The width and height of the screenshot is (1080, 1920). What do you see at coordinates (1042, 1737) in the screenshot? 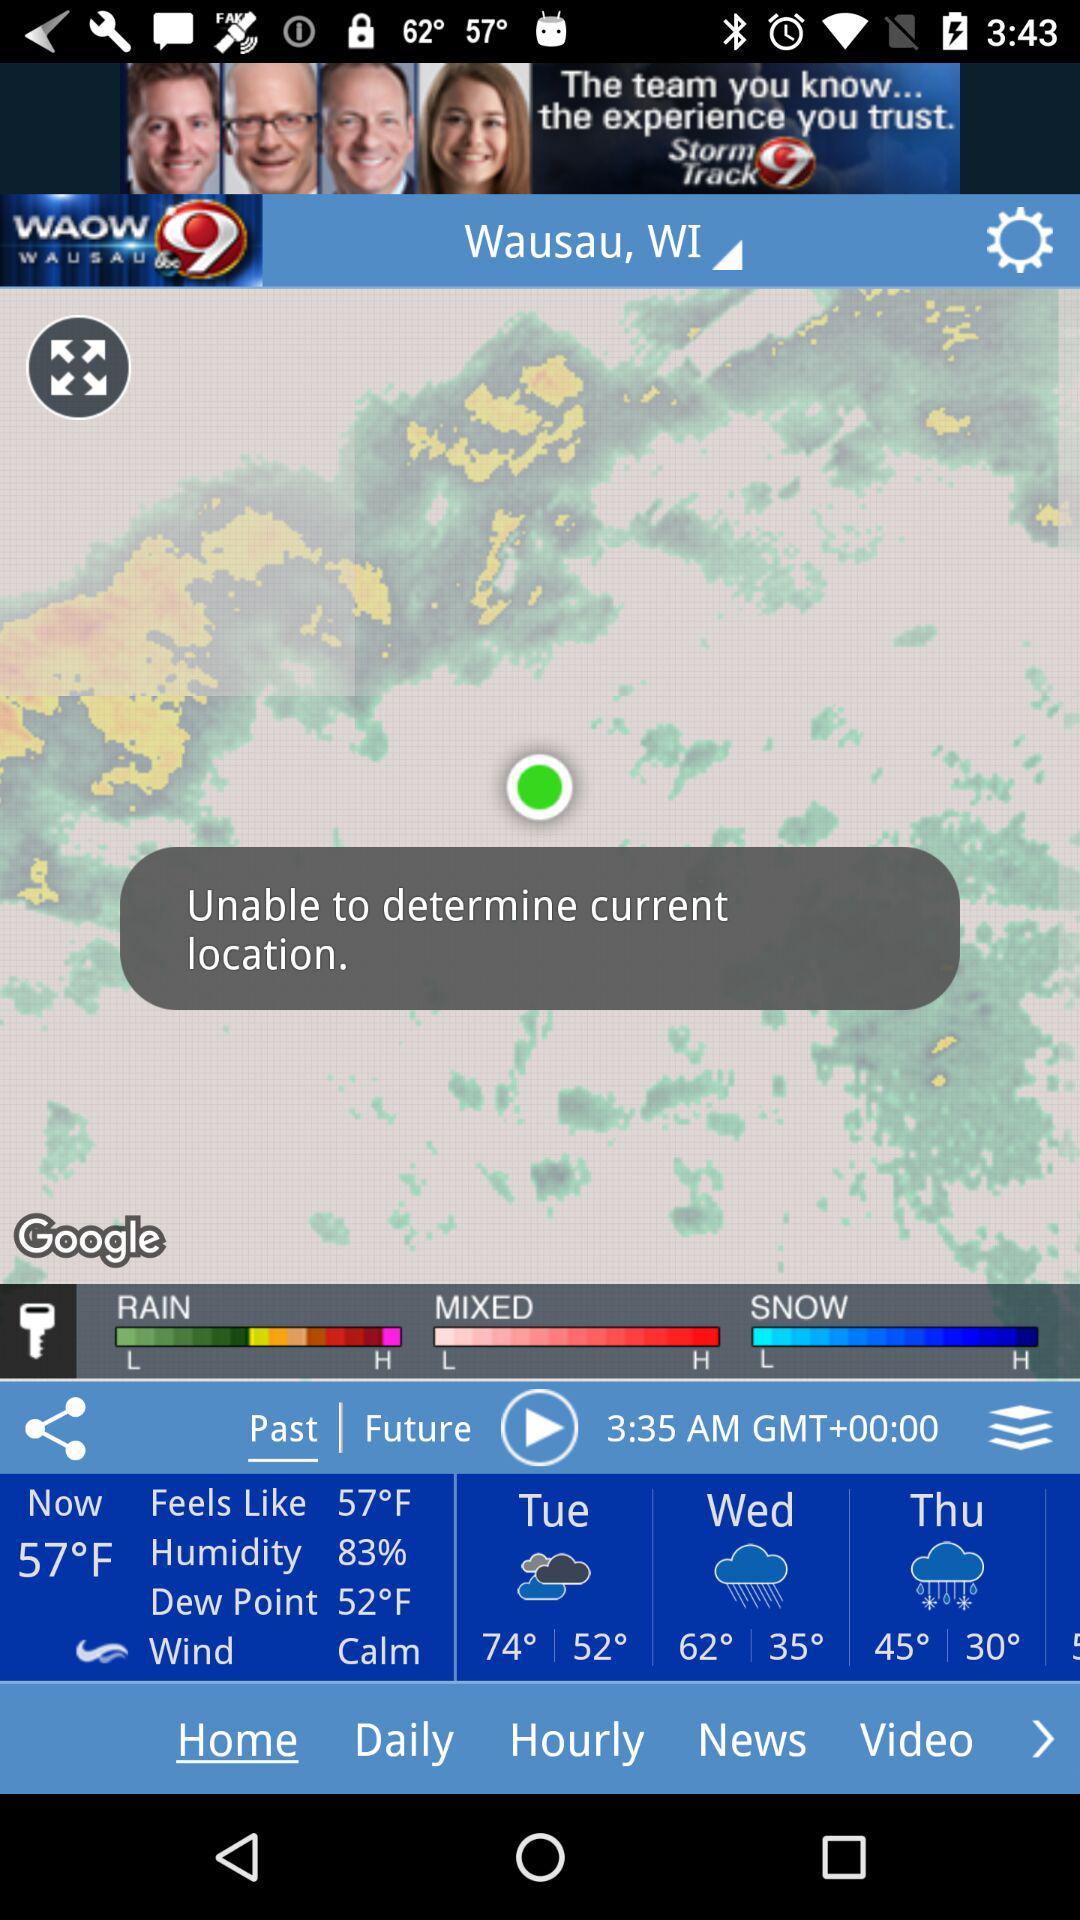
I see `the arrow_forward icon` at bounding box center [1042, 1737].